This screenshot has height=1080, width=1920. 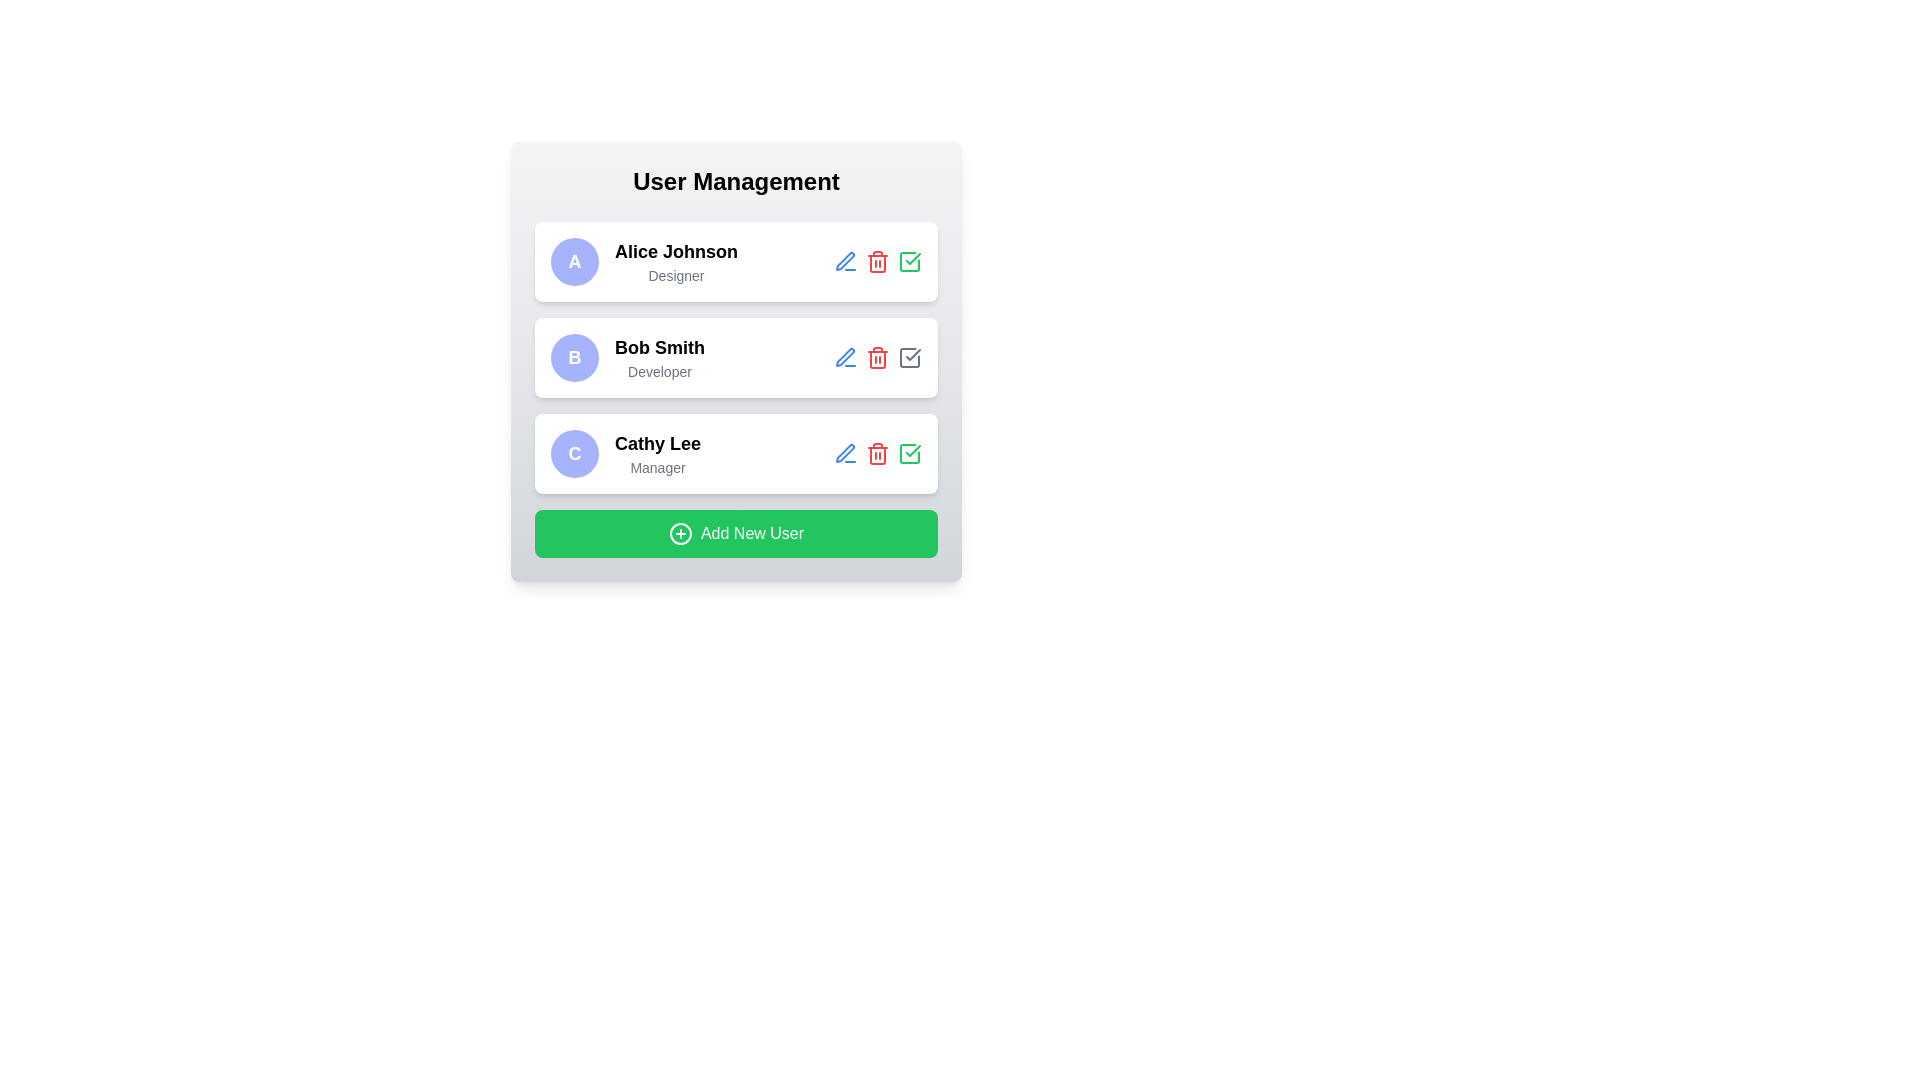 I want to click on the checkbox for 'Bob Smith' in the user management list, so click(x=909, y=357).